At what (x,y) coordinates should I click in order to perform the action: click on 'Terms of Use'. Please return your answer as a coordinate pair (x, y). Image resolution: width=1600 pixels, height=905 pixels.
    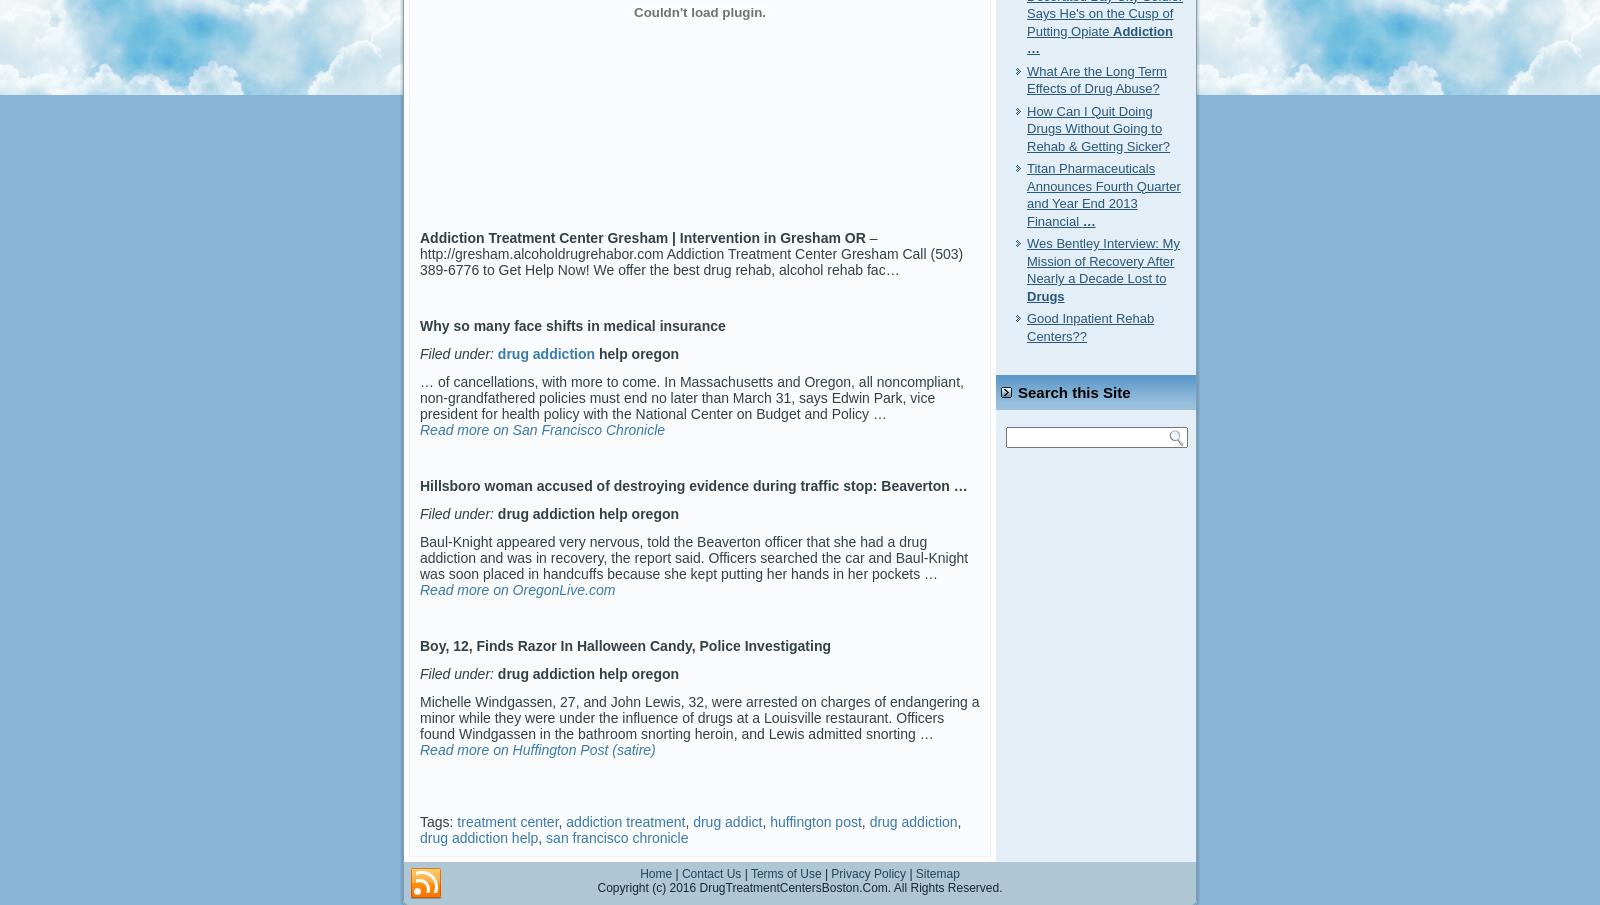
    Looking at the image, I should click on (785, 873).